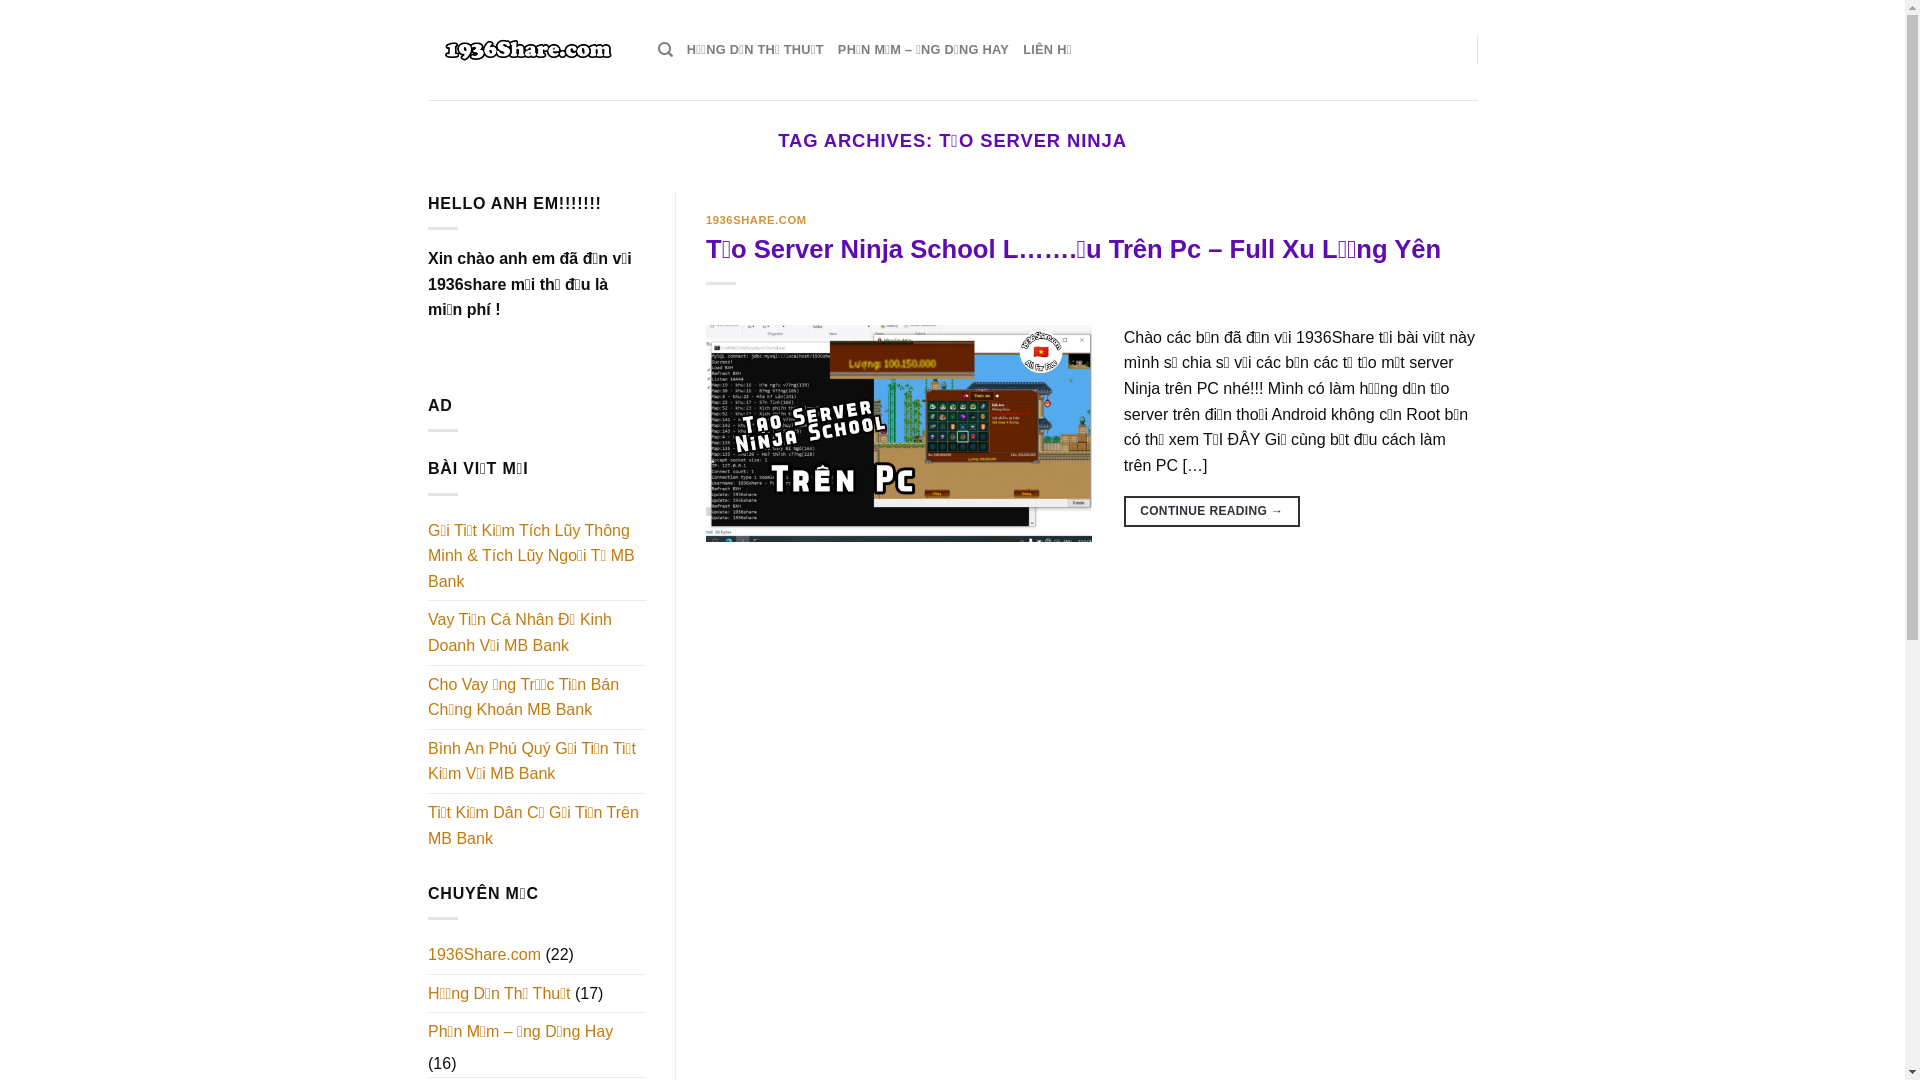 The height and width of the screenshot is (1080, 1920). Describe the element at coordinates (484, 955) in the screenshot. I see `'1936Share.com'` at that location.